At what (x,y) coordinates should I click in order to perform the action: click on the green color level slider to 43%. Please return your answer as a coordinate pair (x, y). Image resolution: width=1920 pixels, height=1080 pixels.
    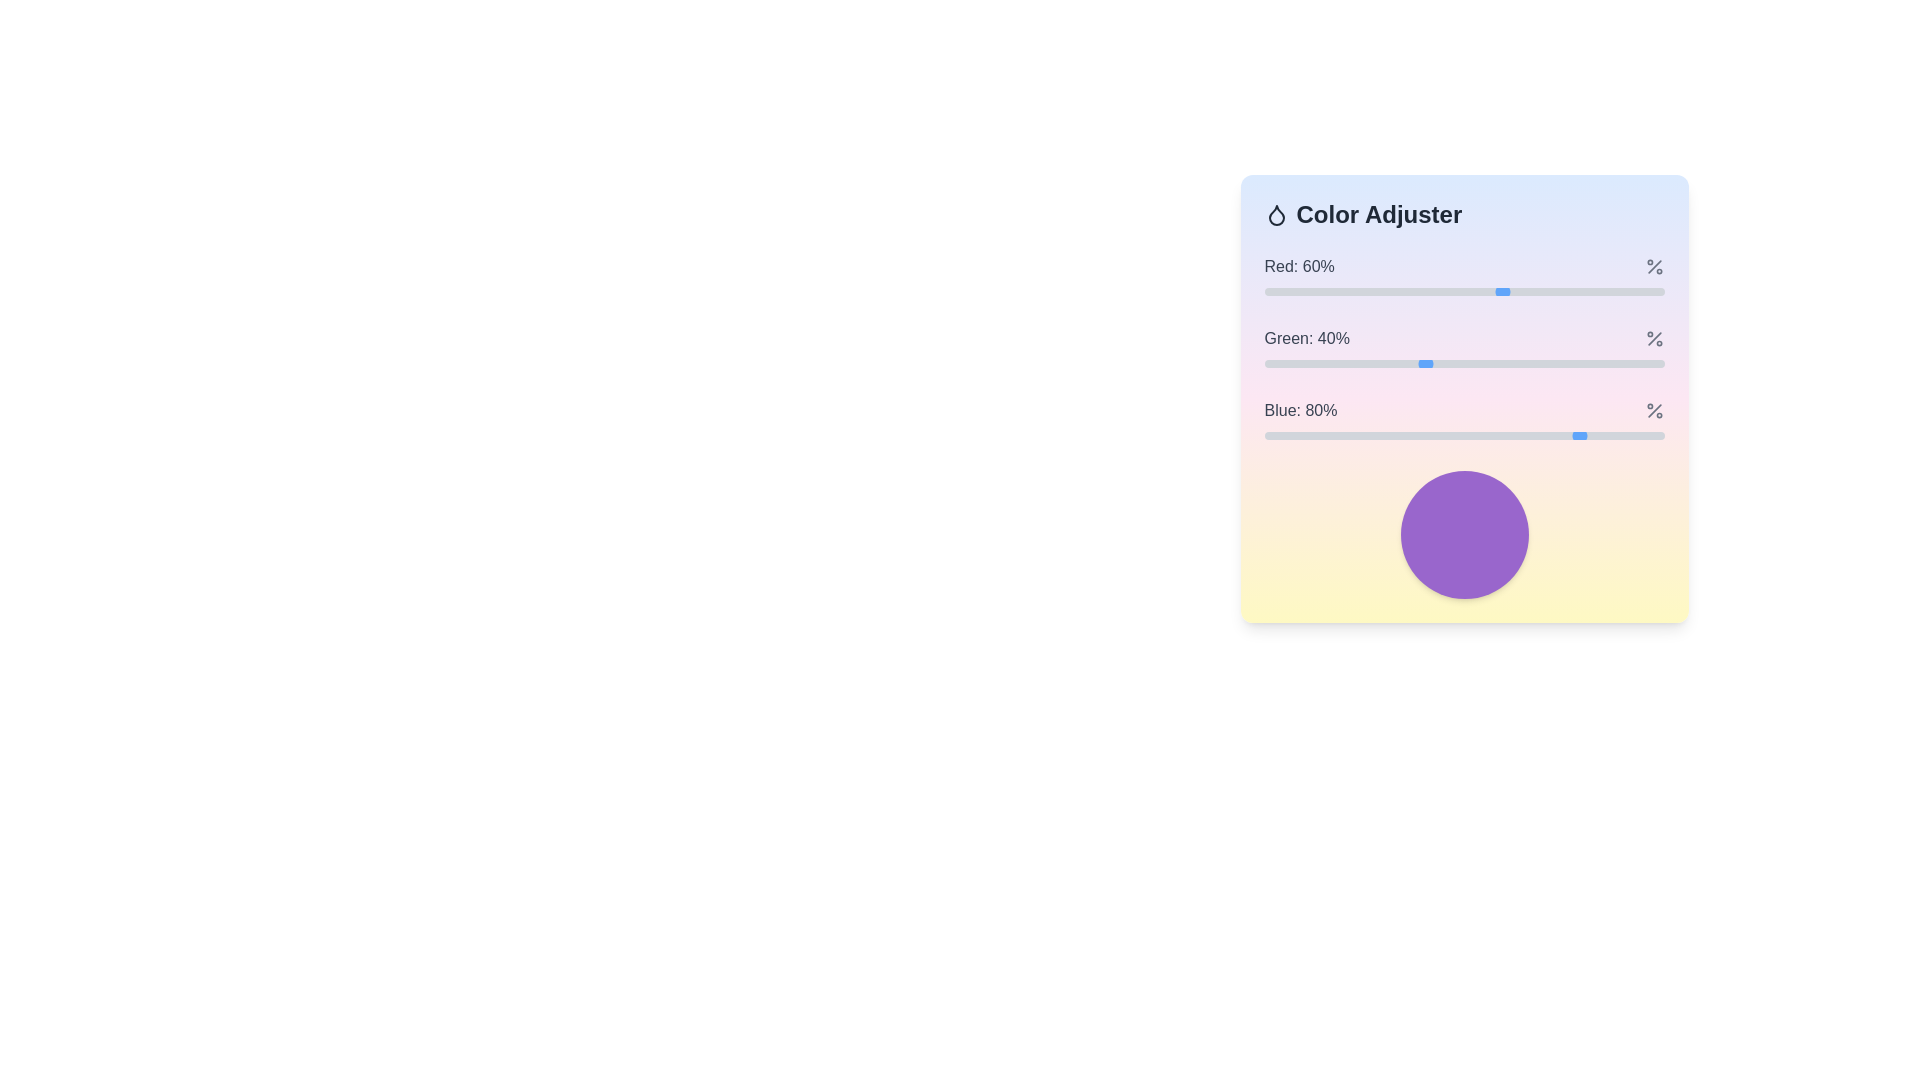
    Looking at the image, I should click on (1435, 363).